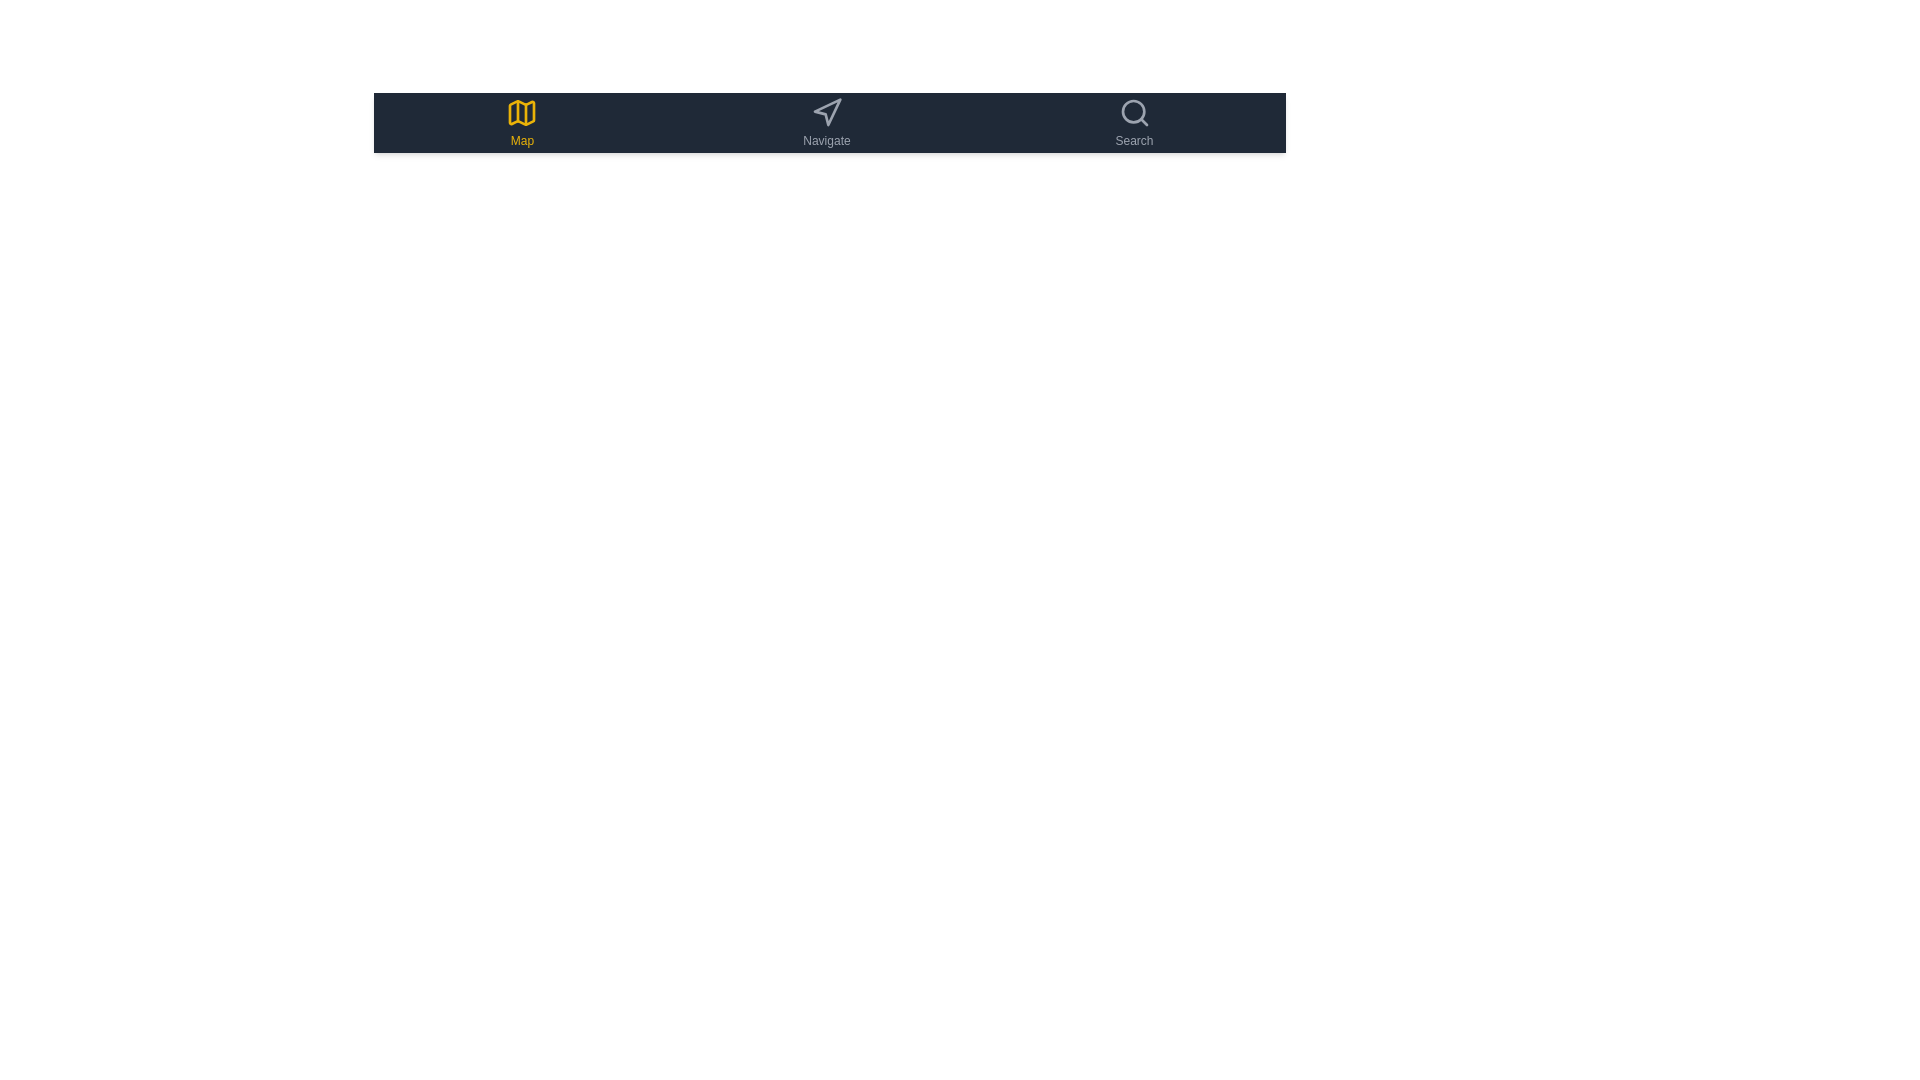  What do you see at coordinates (826, 123) in the screenshot?
I see `the navigation Button with an icon and label located in the top horizontal bar, specifically the second option between 'Map' and 'Search'` at bounding box center [826, 123].